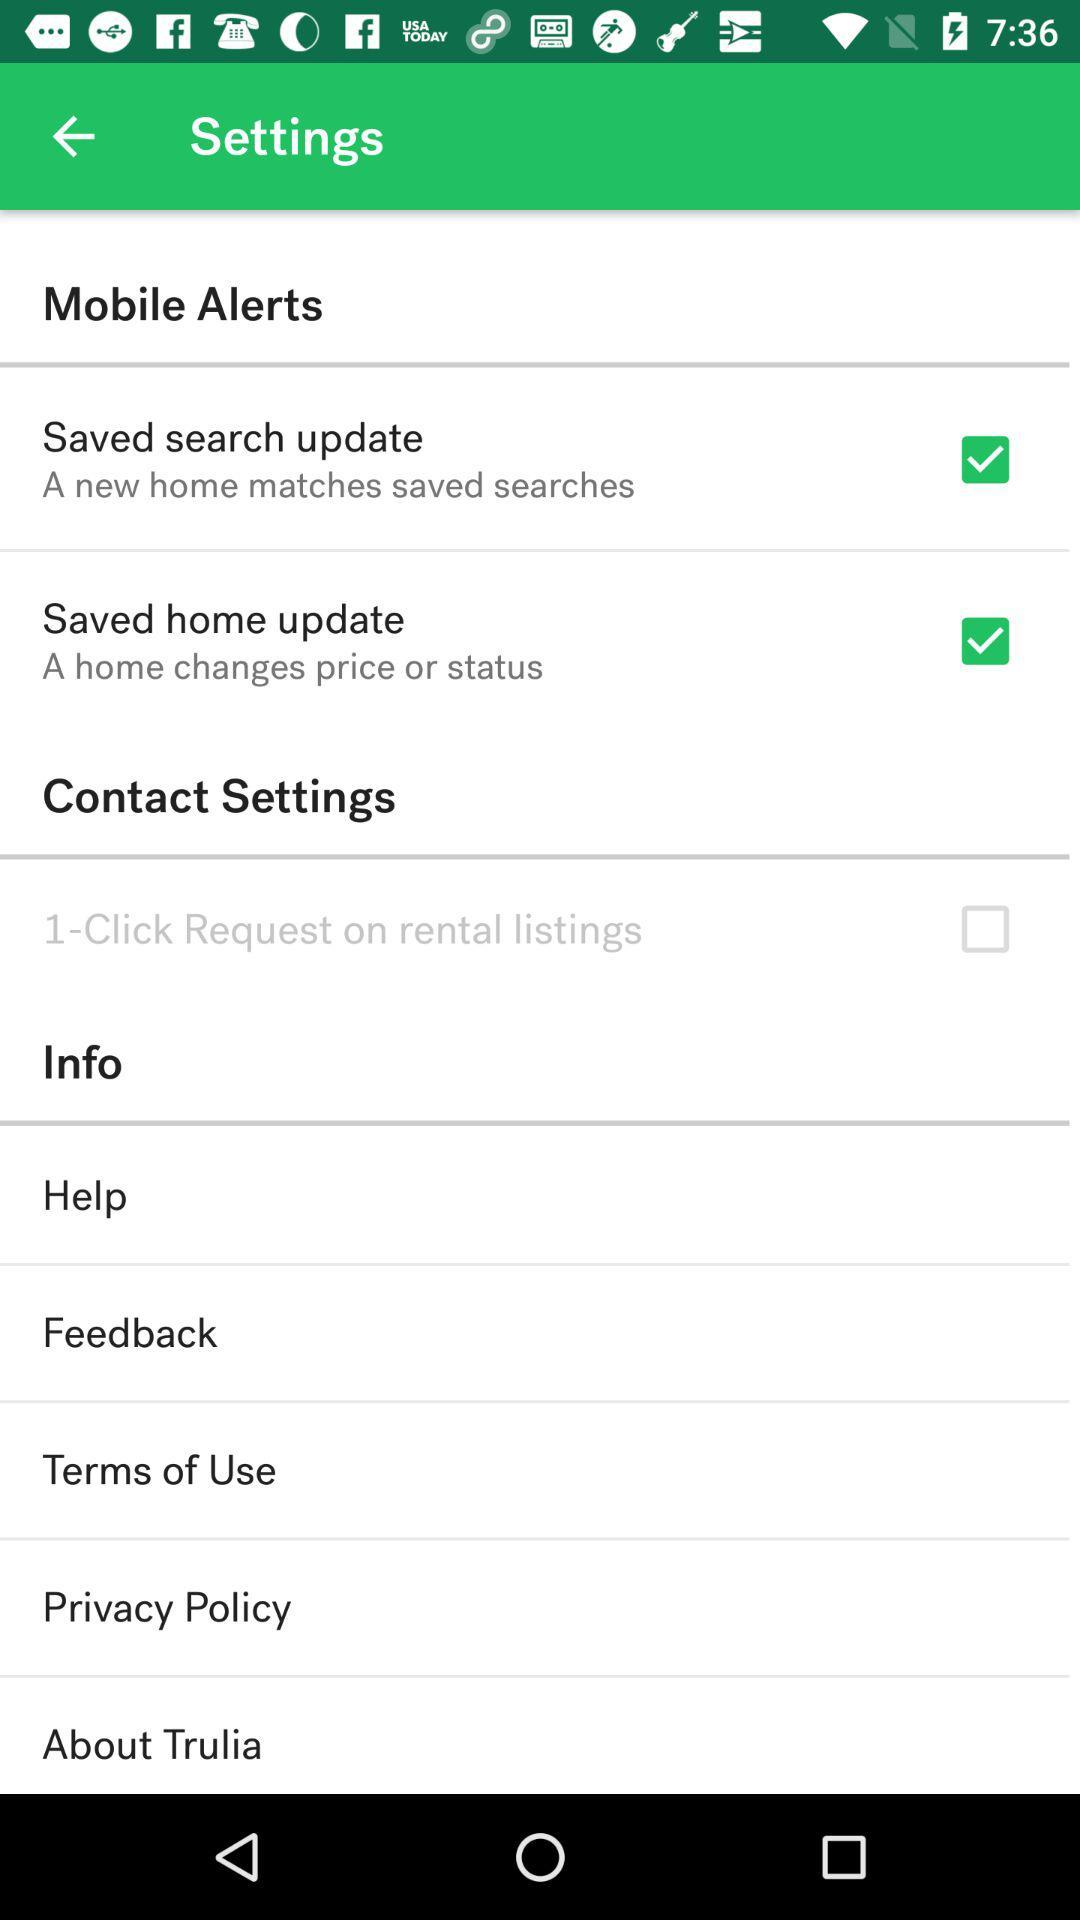 The height and width of the screenshot is (1920, 1080). Describe the element at coordinates (341, 928) in the screenshot. I see `item below contact settings item` at that location.